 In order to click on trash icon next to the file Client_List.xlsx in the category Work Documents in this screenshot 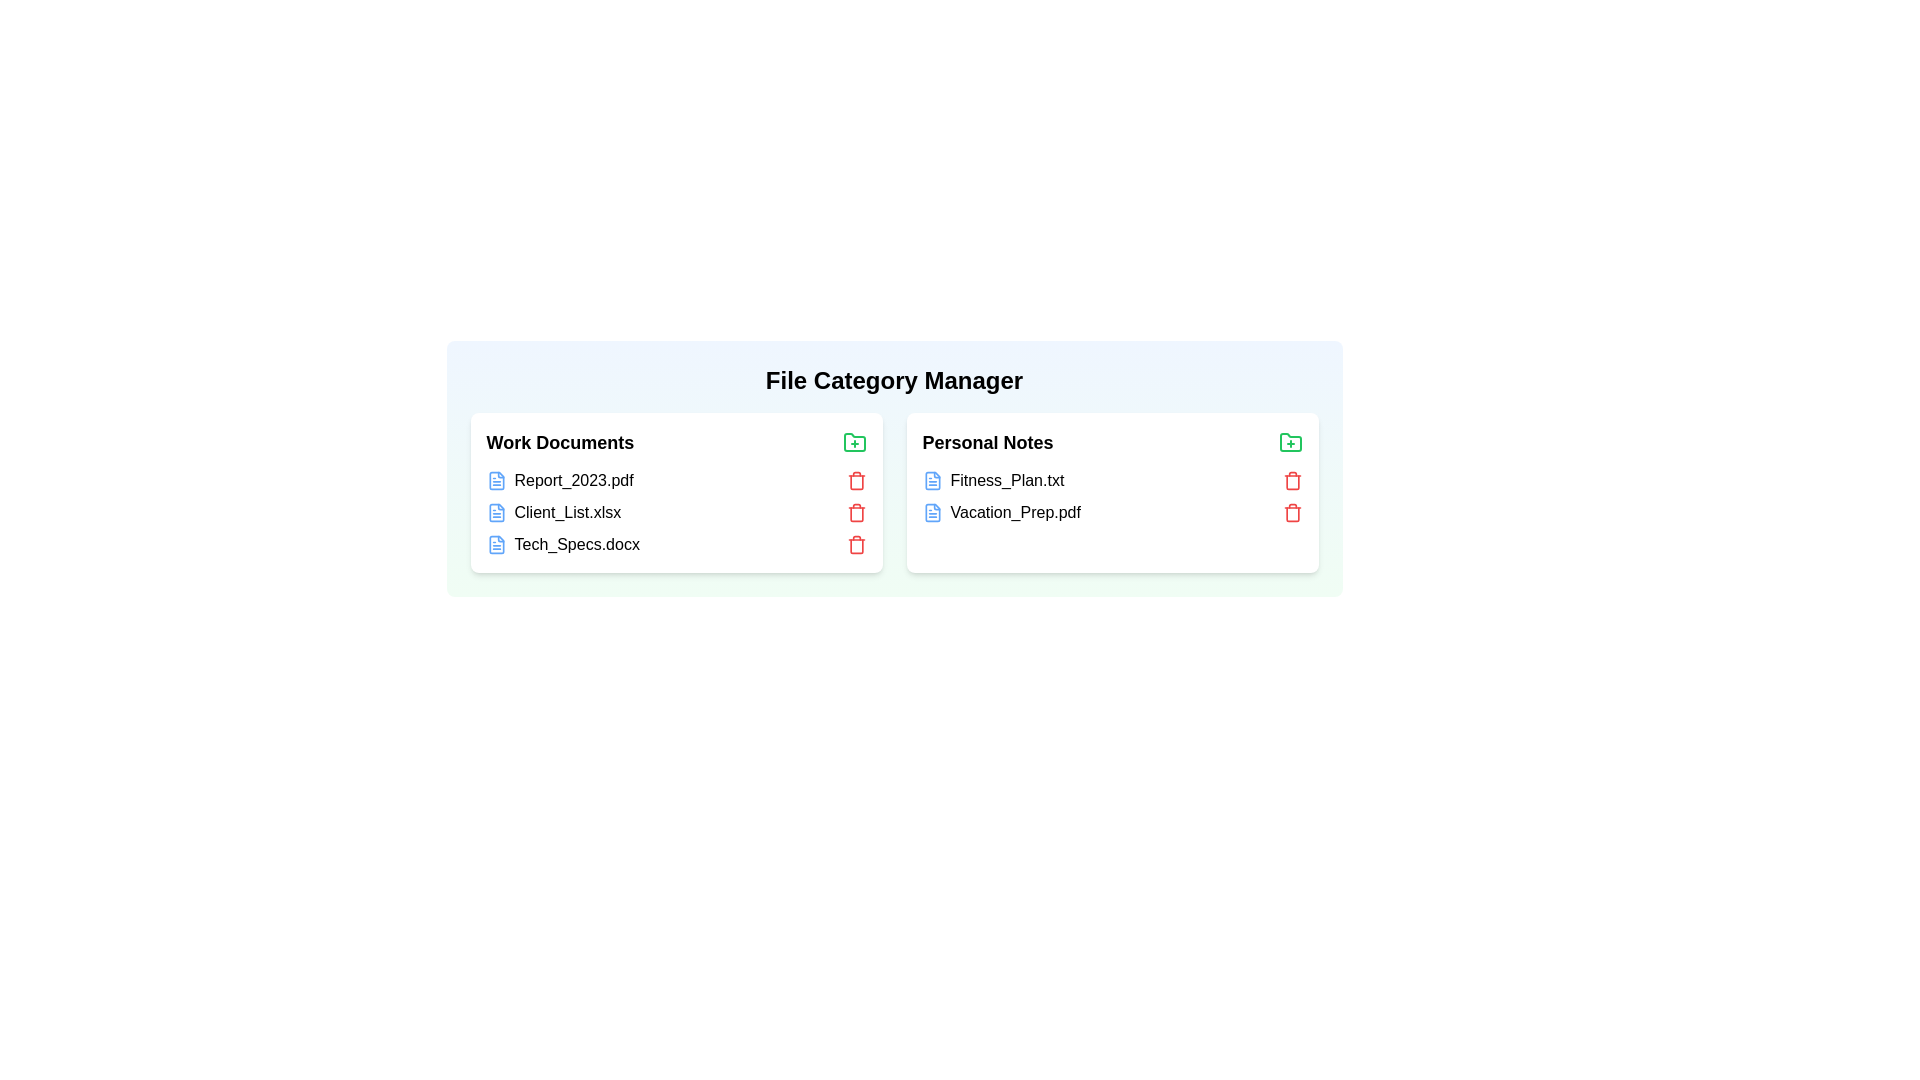, I will do `click(856, 512)`.